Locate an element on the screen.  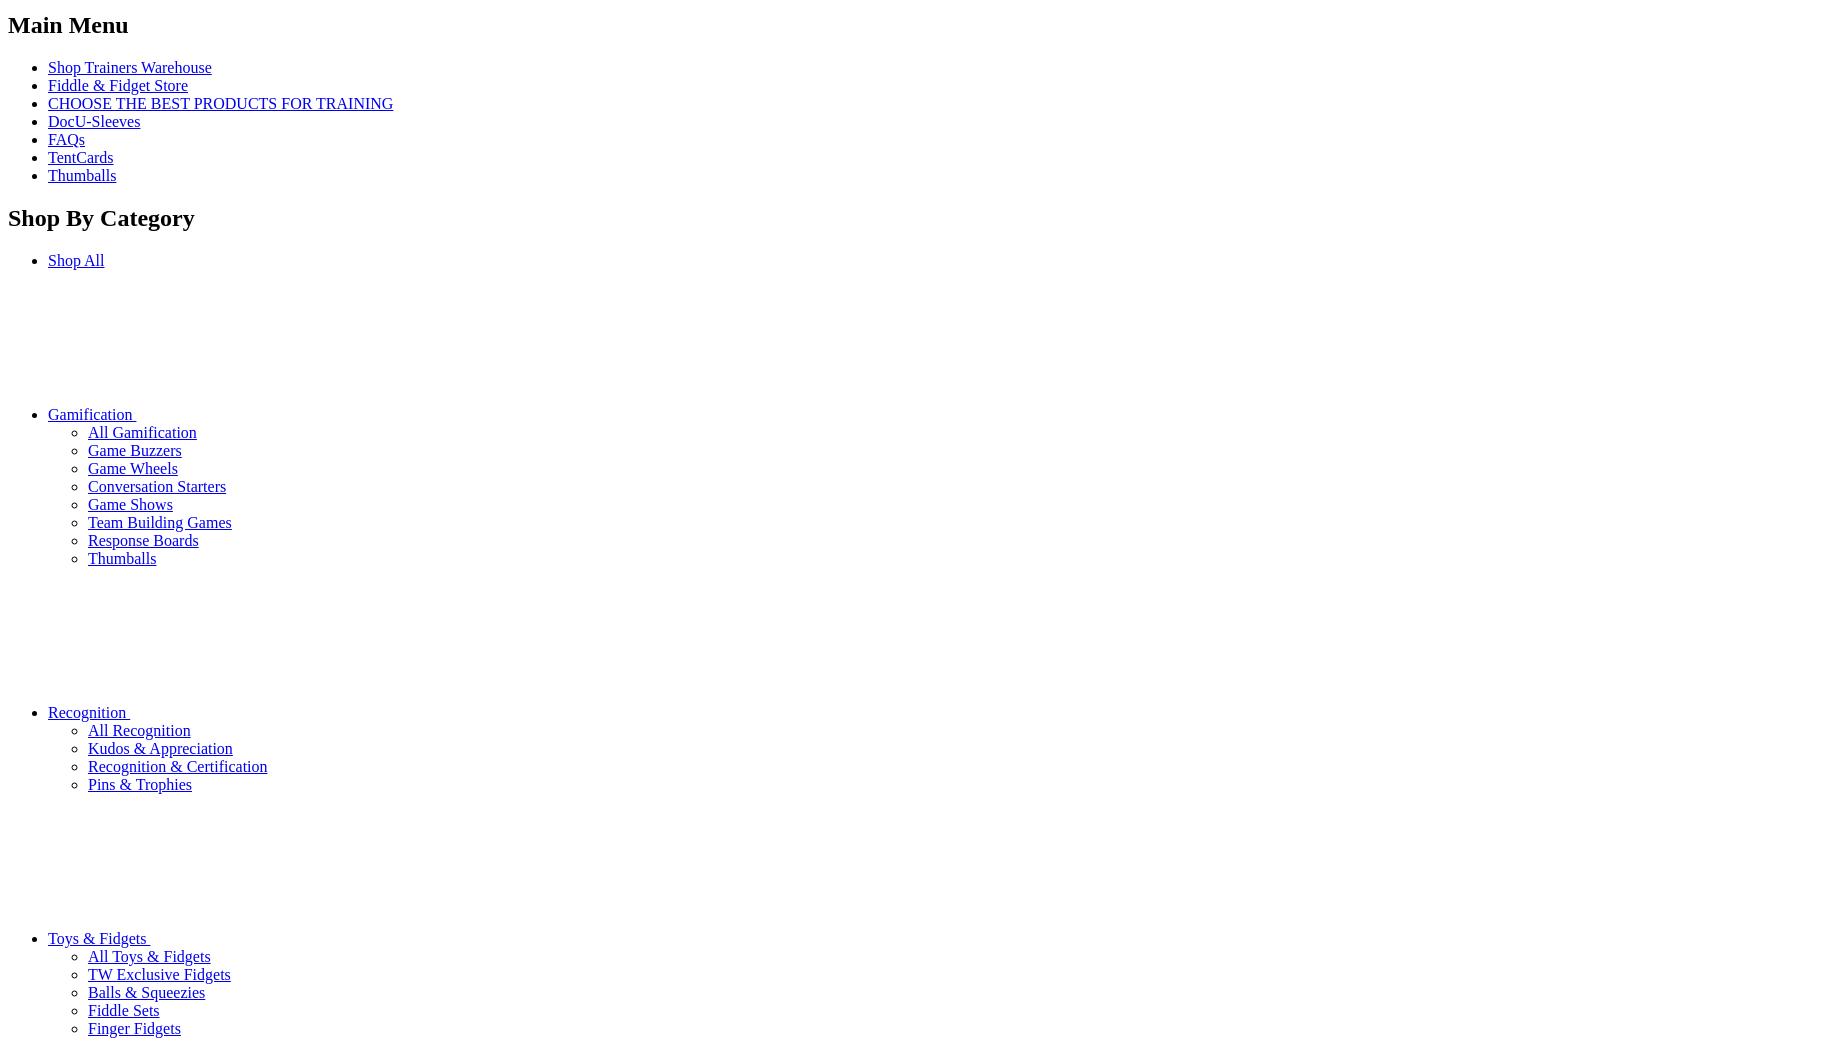
'All Gamification' is located at coordinates (88, 430).